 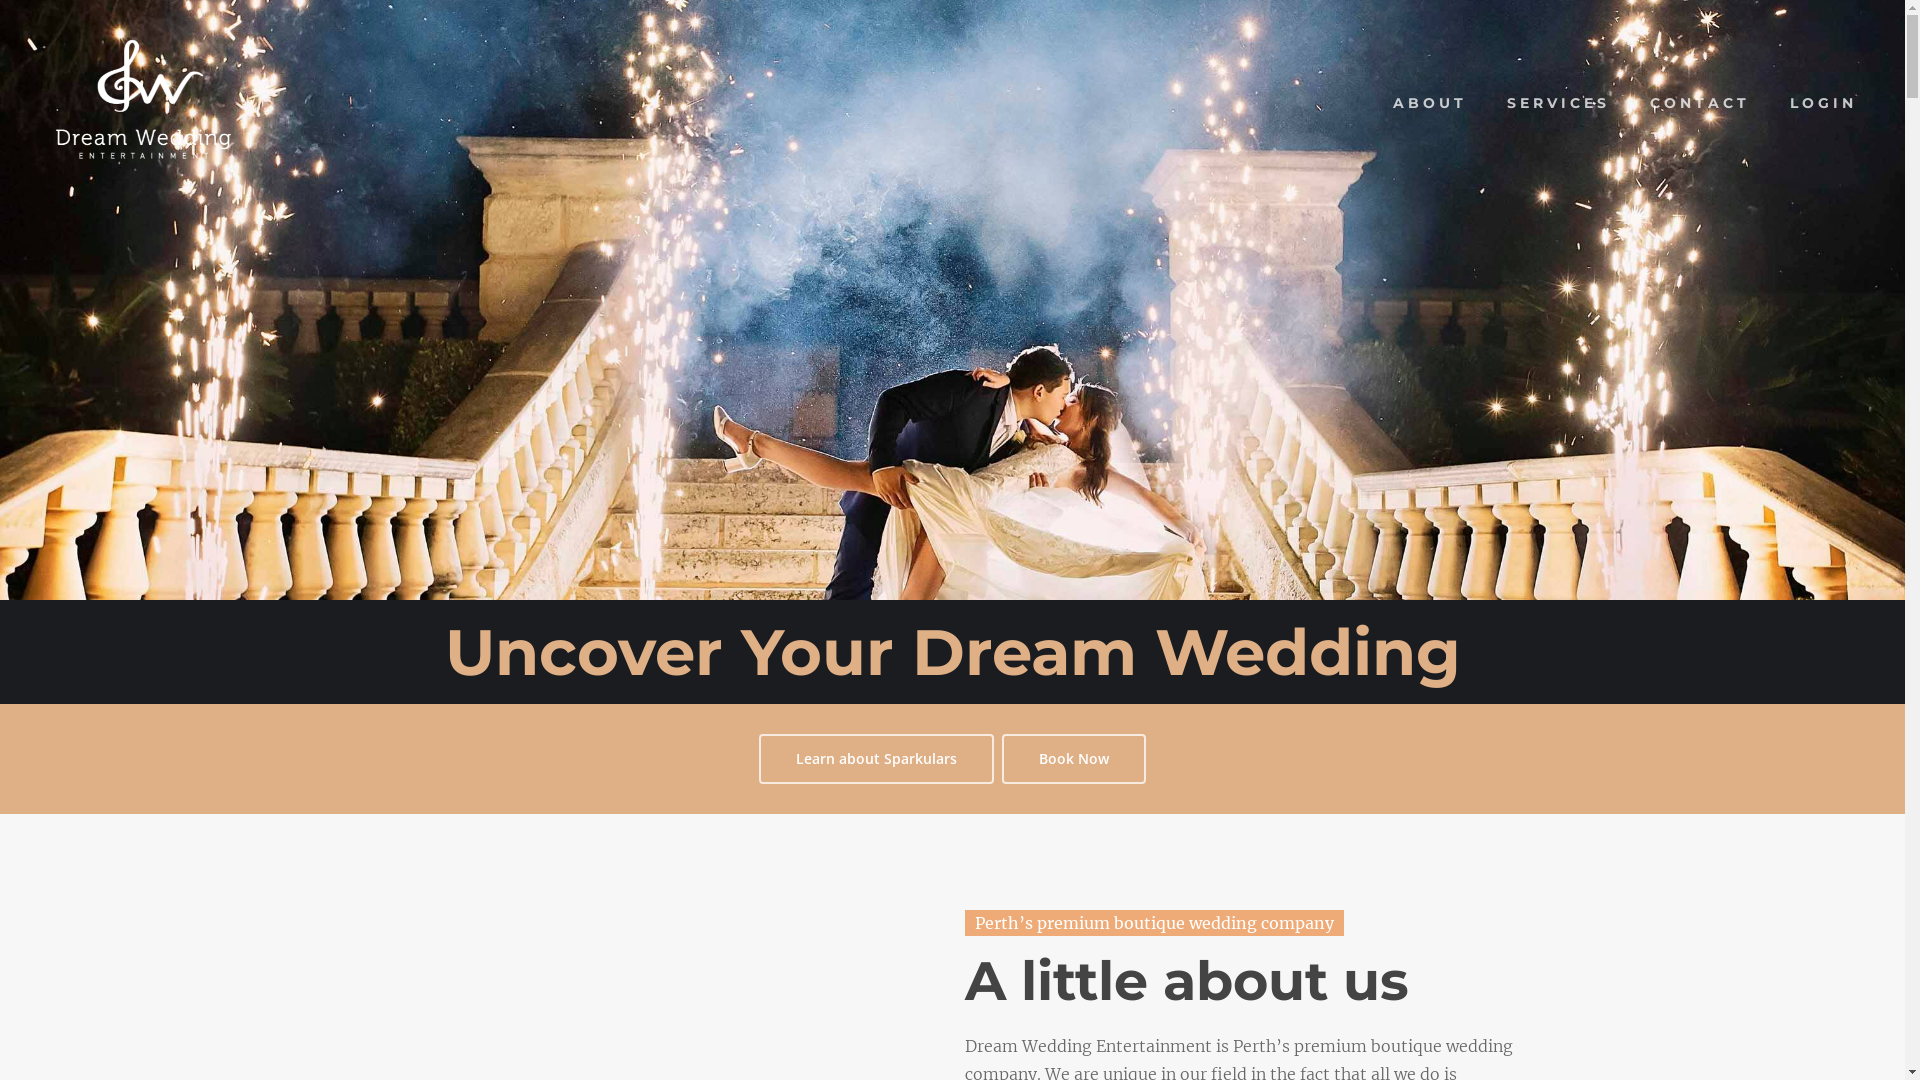 What do you see at coordinates (1557, 103) in the screenshot?
I see `'SERVICES'` at bounding box center [1557, 103].